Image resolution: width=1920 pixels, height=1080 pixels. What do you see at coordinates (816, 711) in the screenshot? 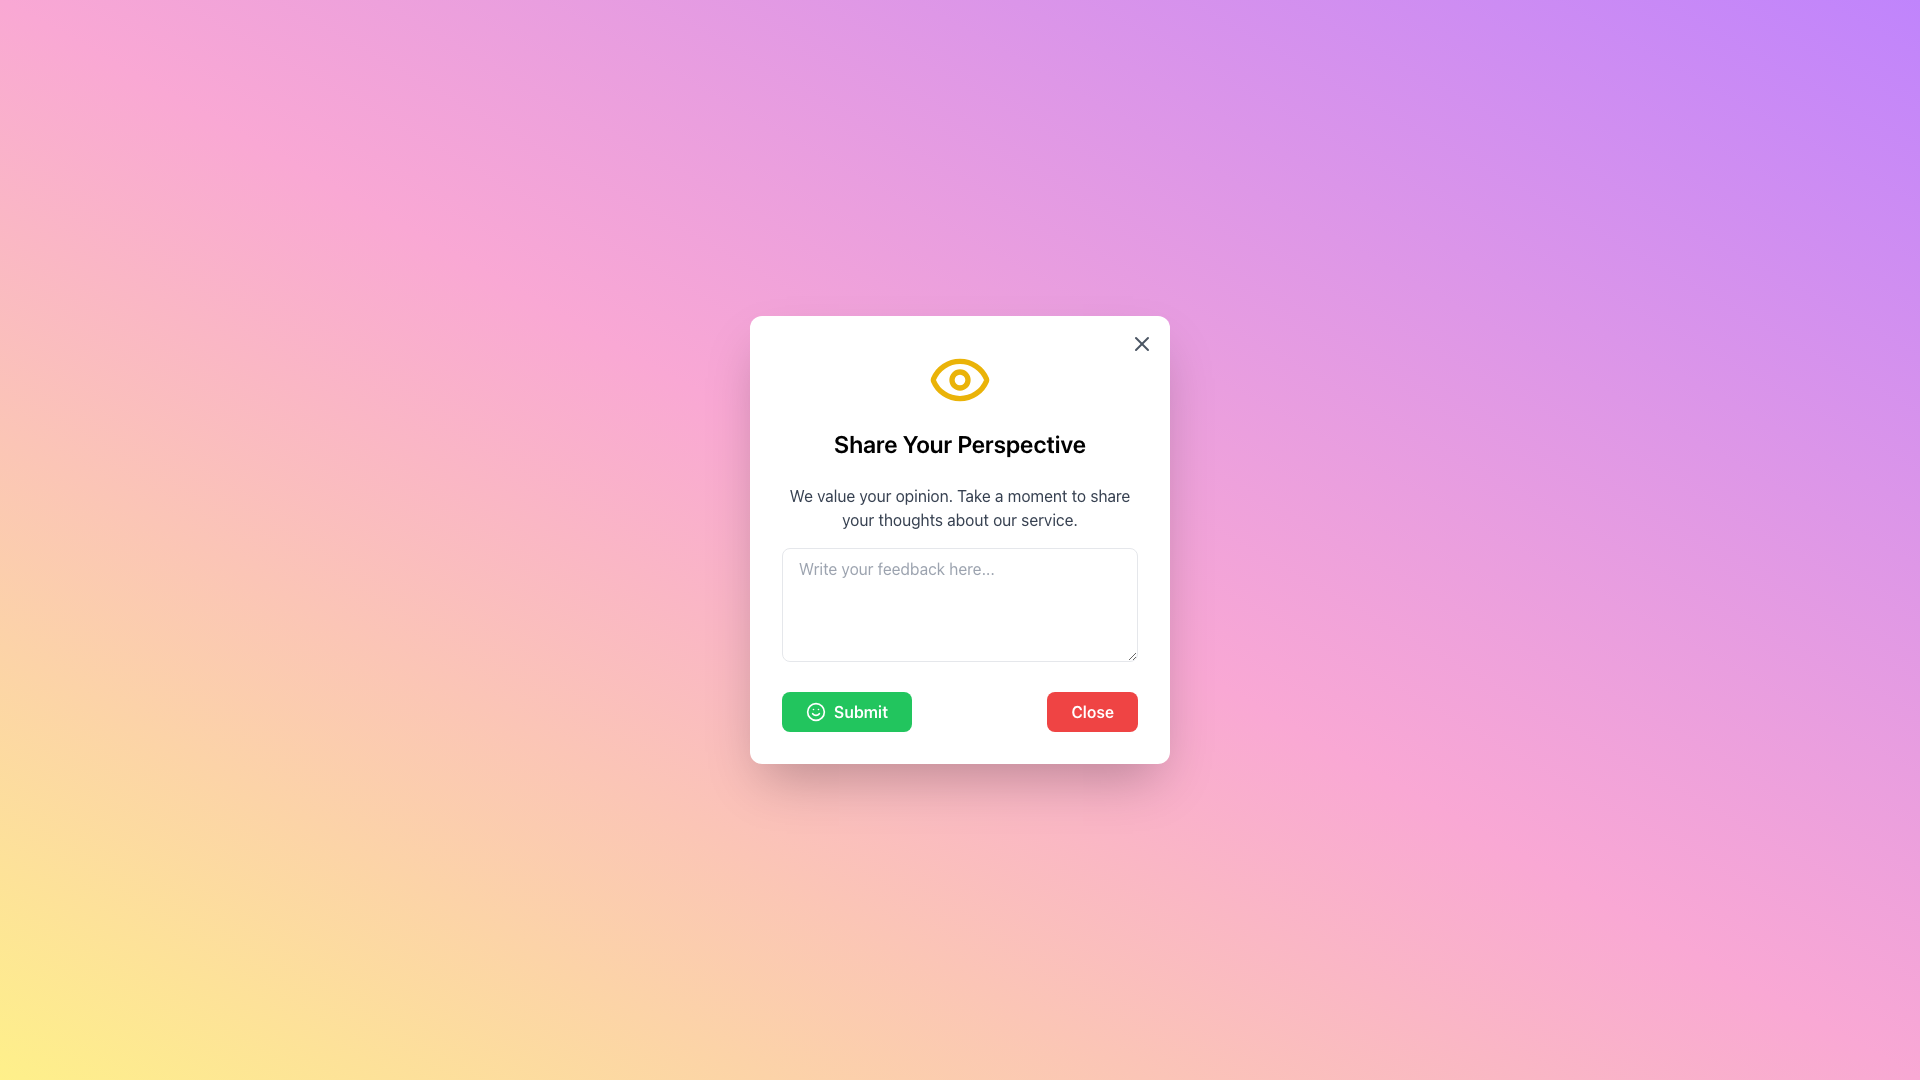
I see `the smiley face icon inside the green 'Submit' button located at the bottom-left of the dialog box, next to the text 'Submit'` at bounding box center [816, 711].